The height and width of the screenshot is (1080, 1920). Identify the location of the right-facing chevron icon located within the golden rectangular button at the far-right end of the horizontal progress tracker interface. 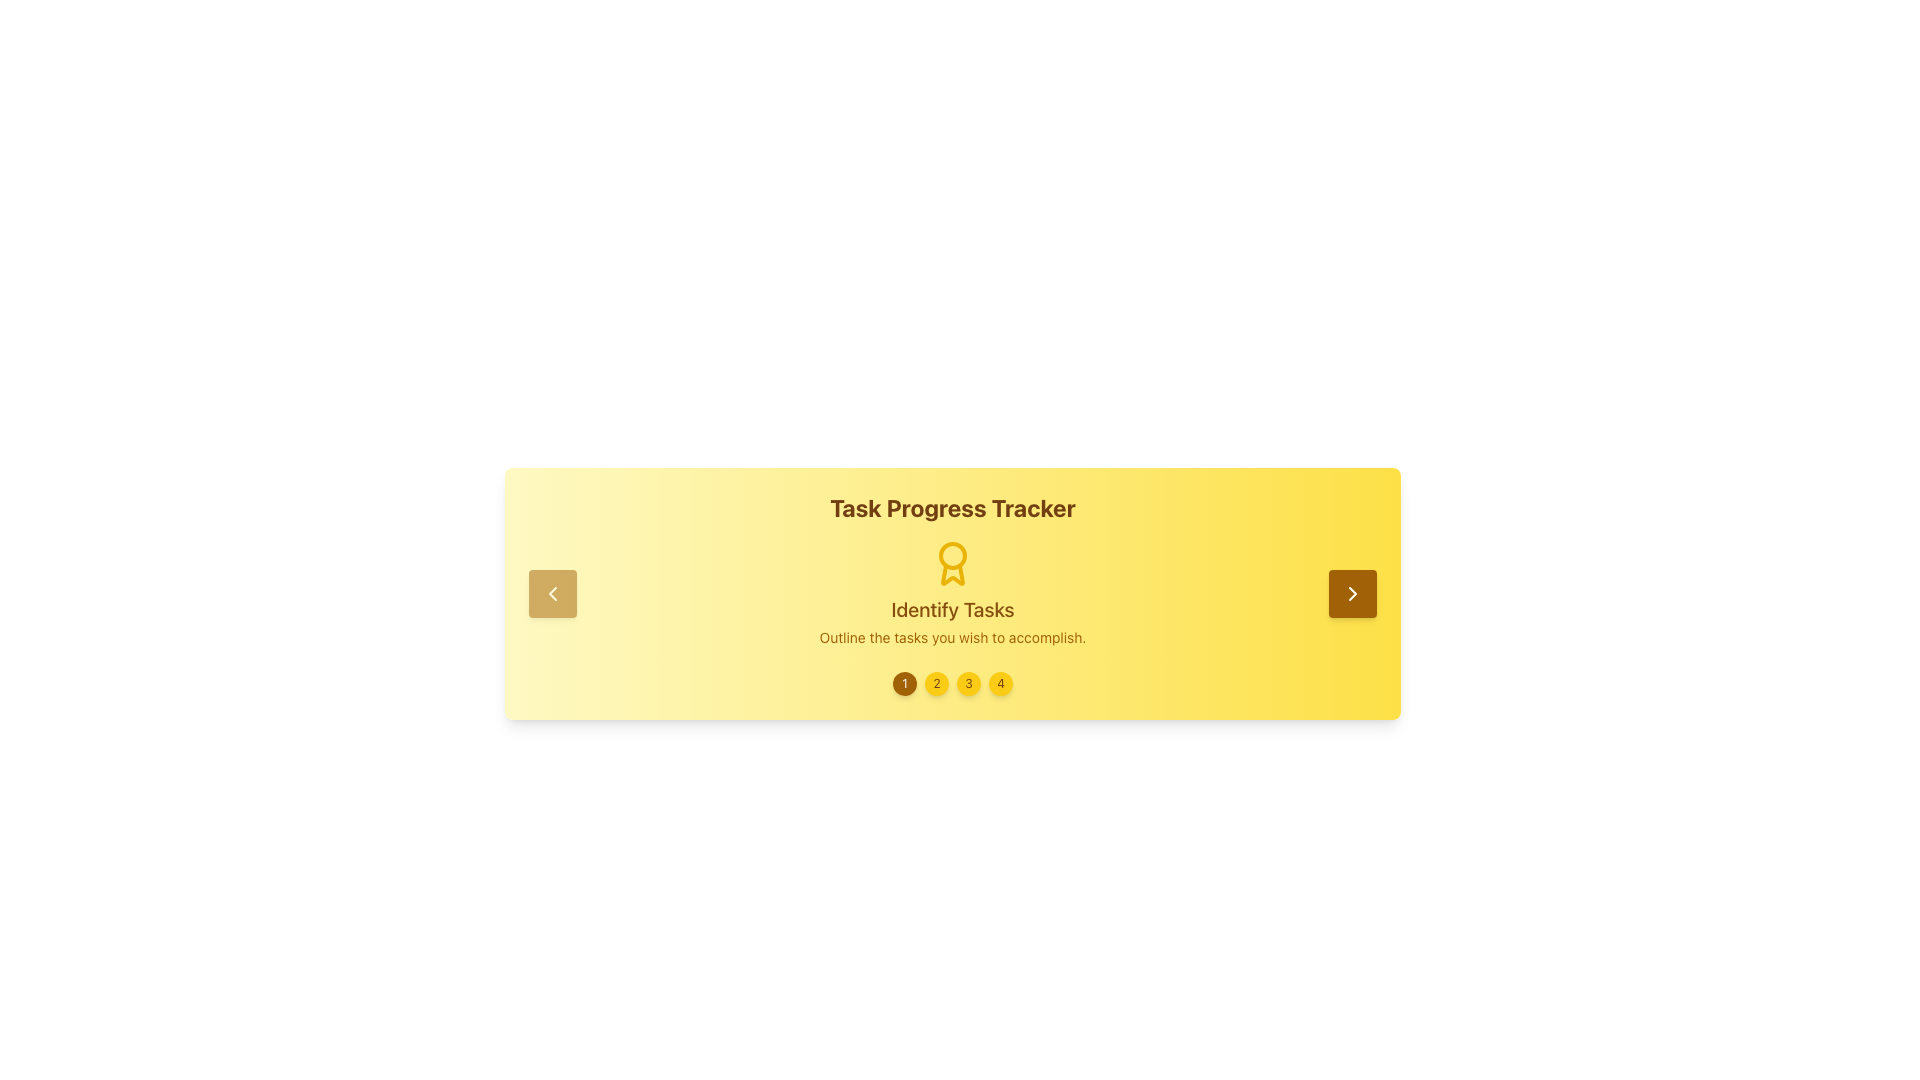
(1353, 593).